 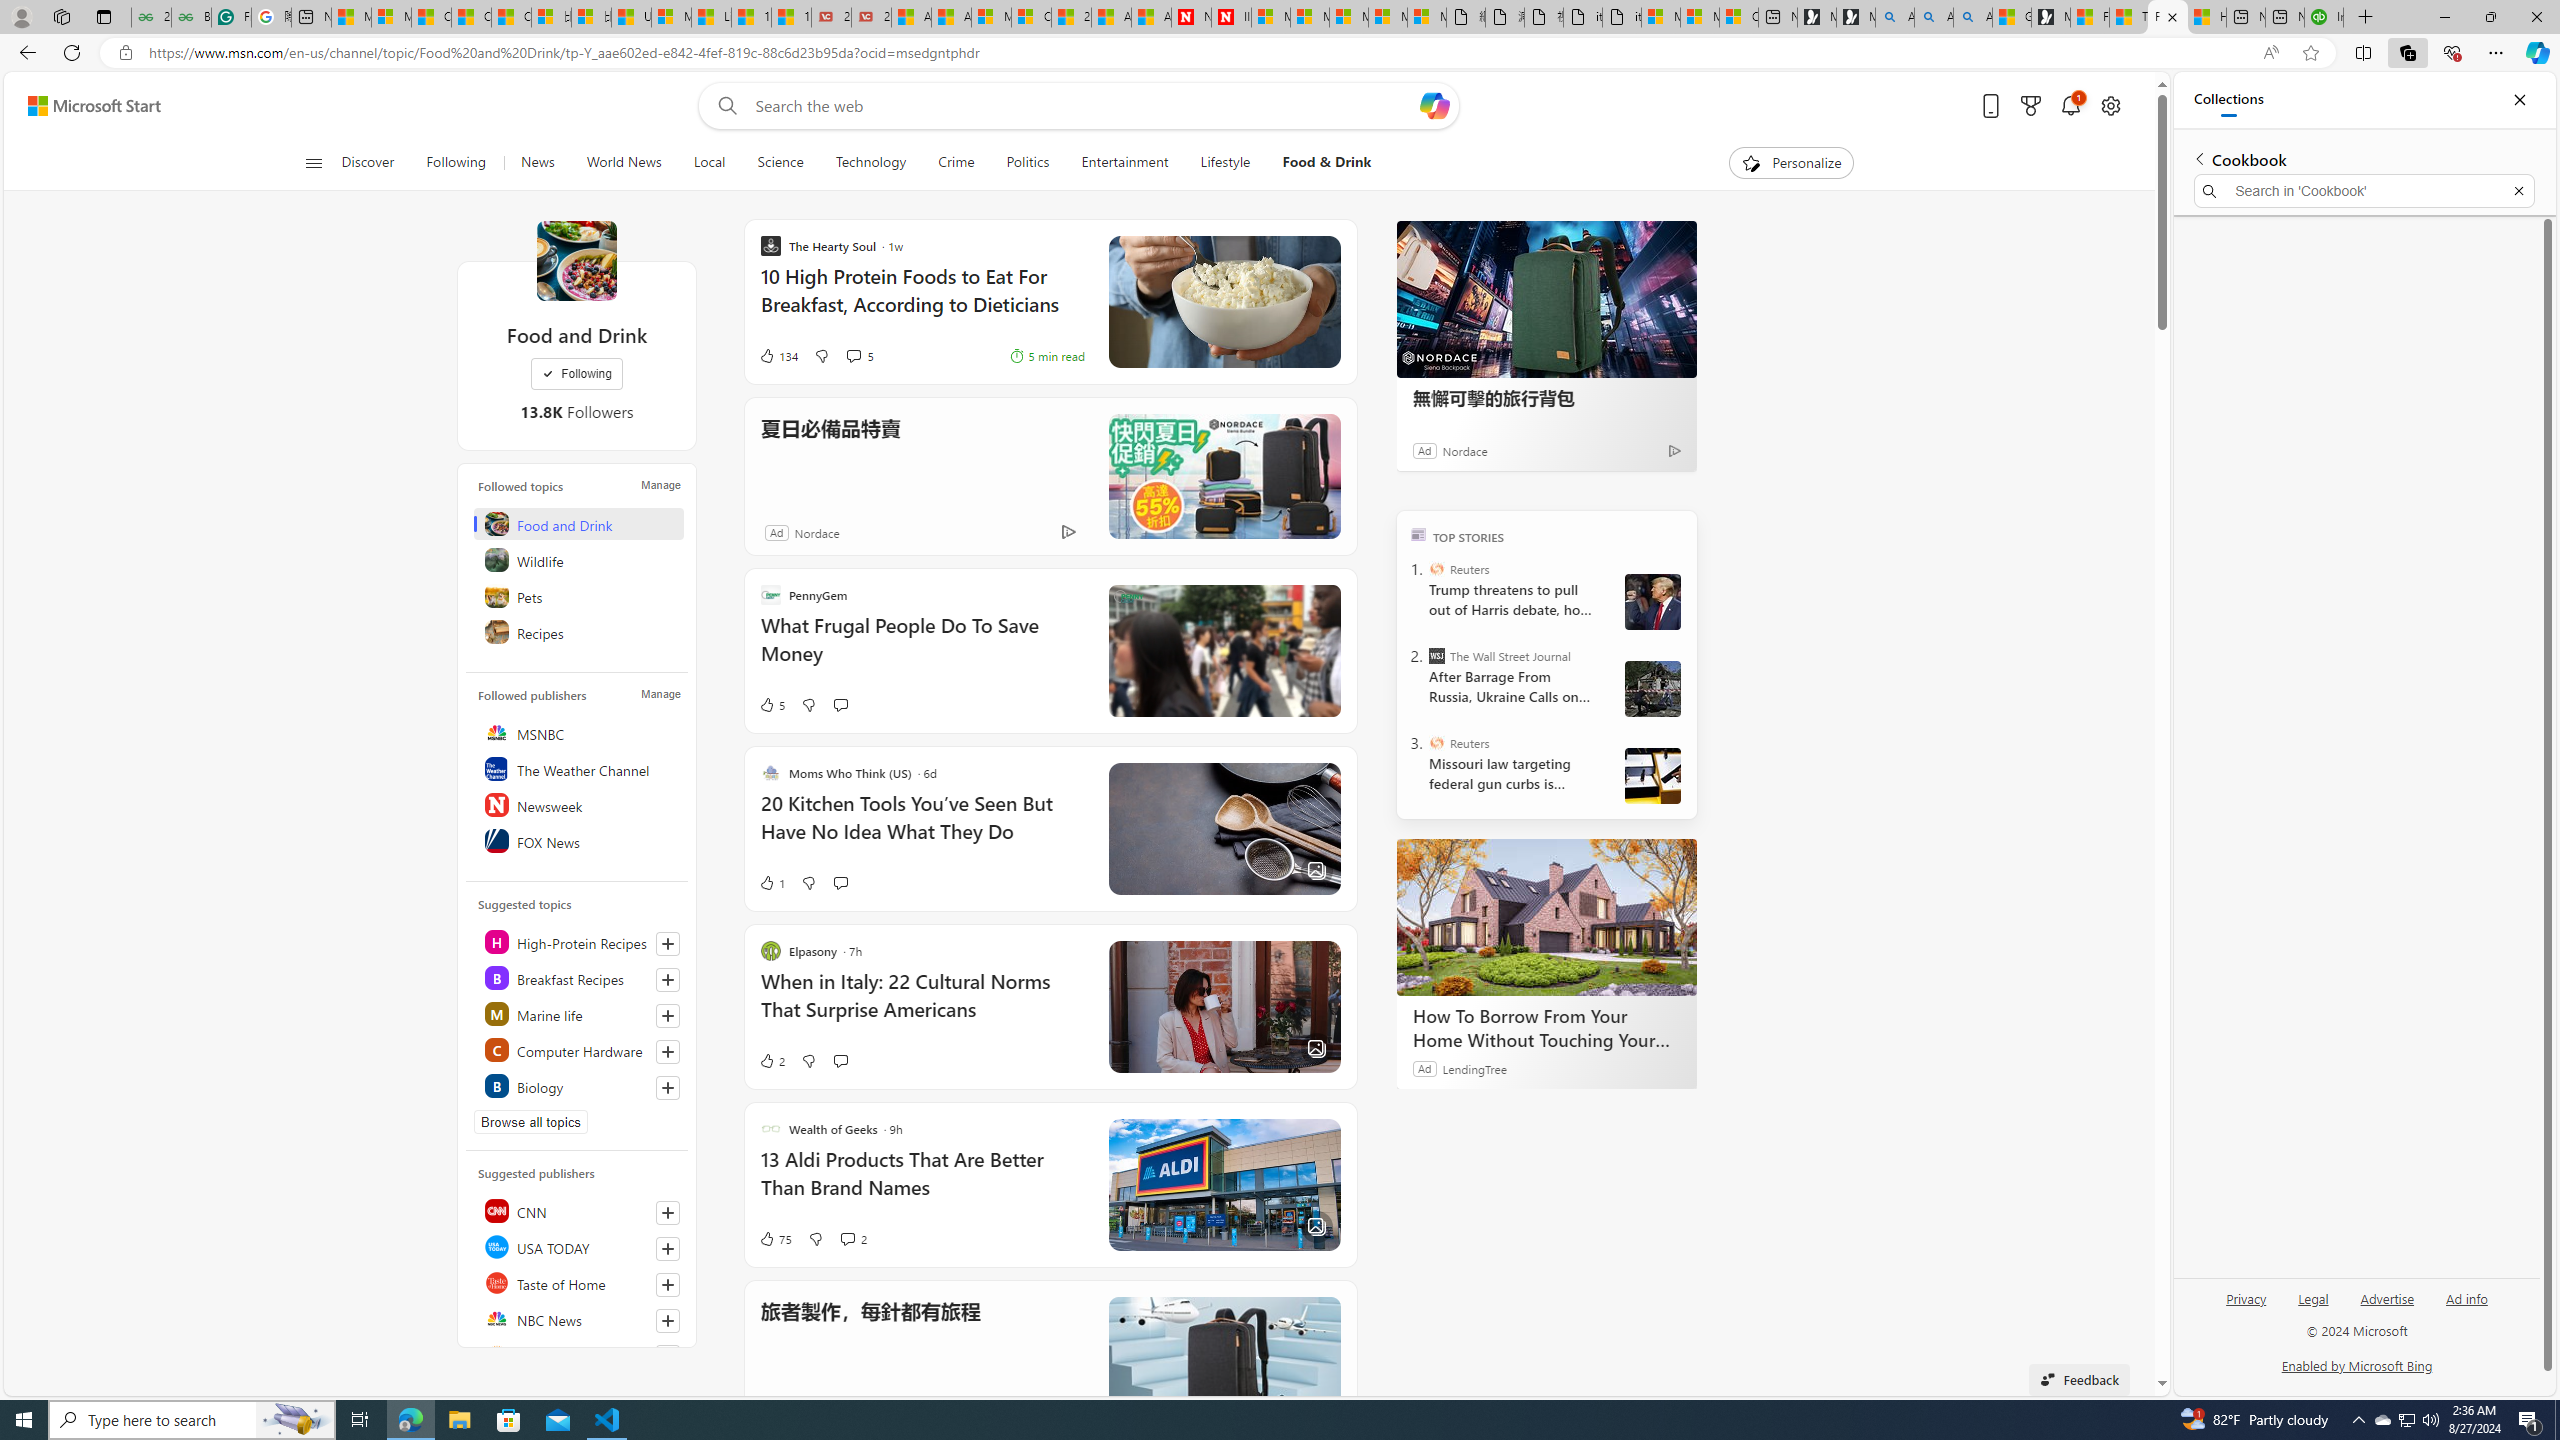 I want to click on 'Back to list of collections', so click(x=2198, y=158).